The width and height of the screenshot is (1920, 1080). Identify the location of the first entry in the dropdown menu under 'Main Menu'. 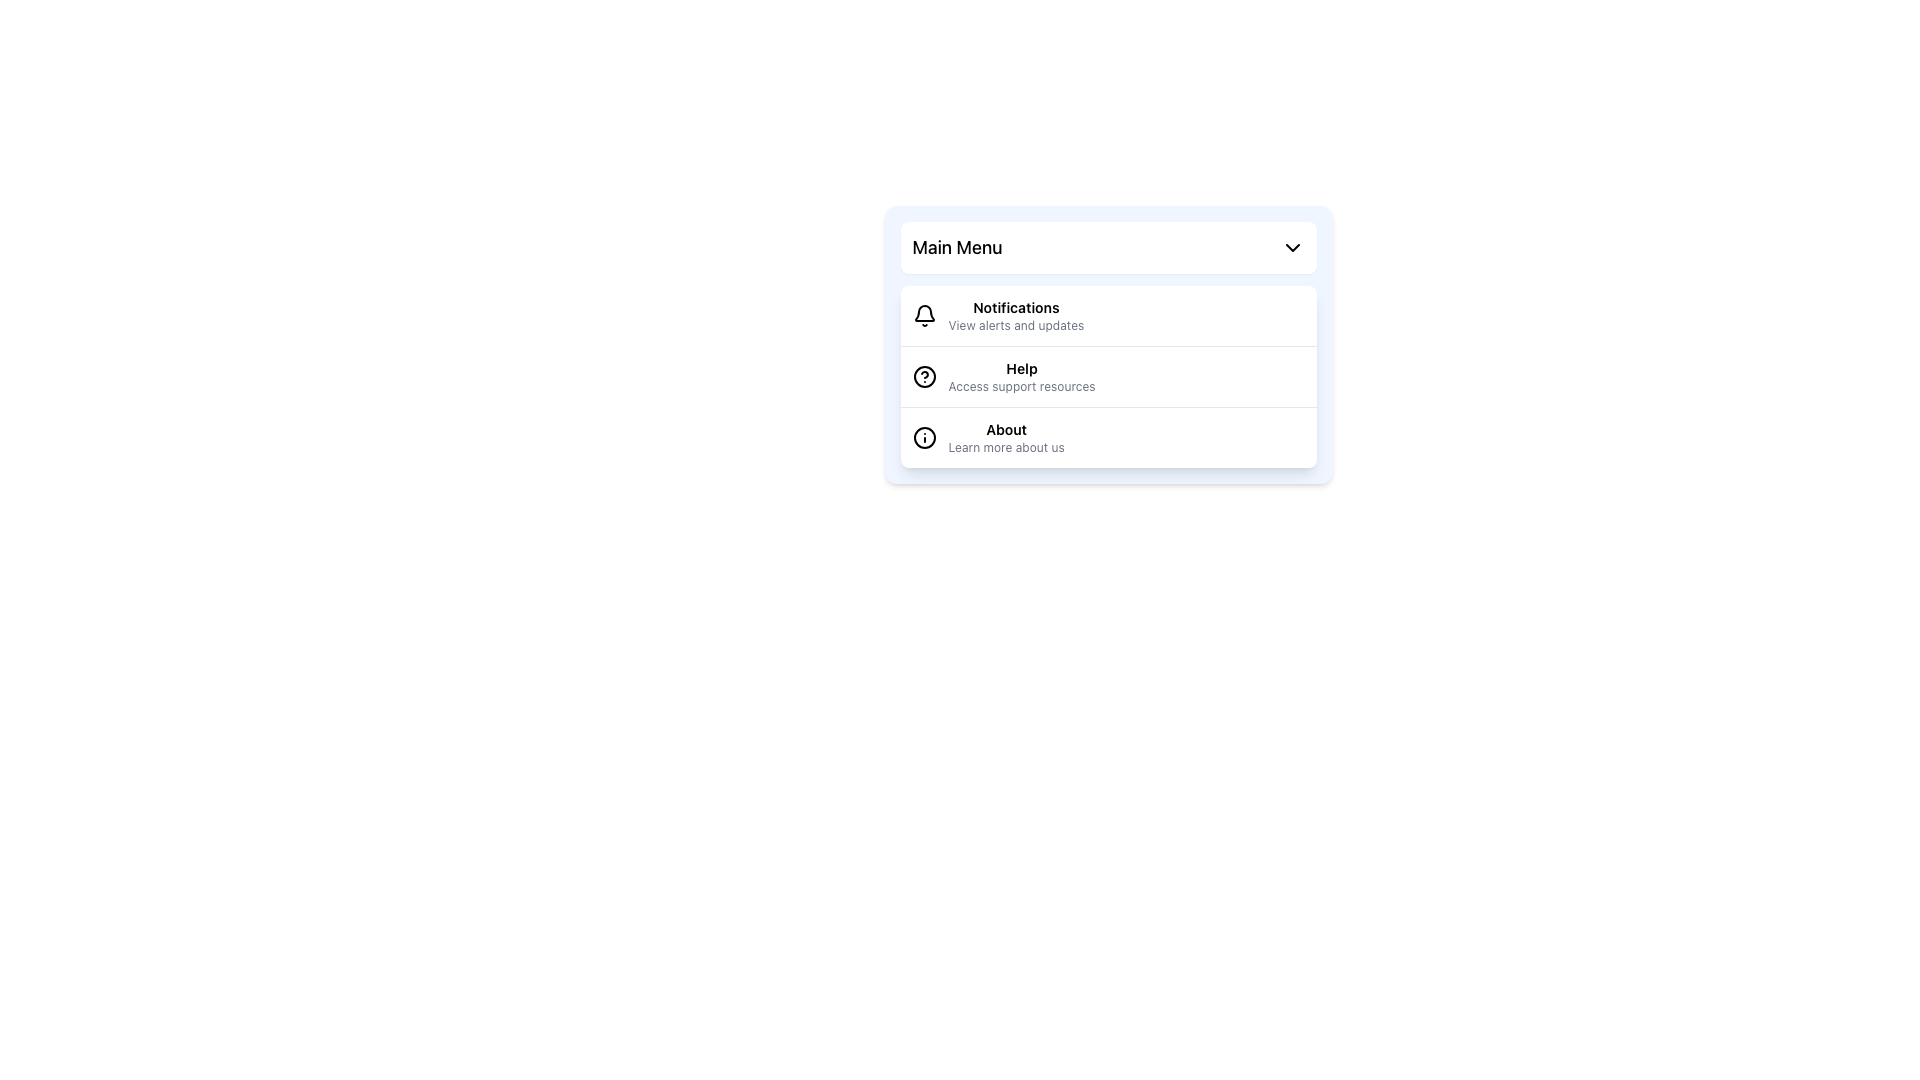
(1107, 315).